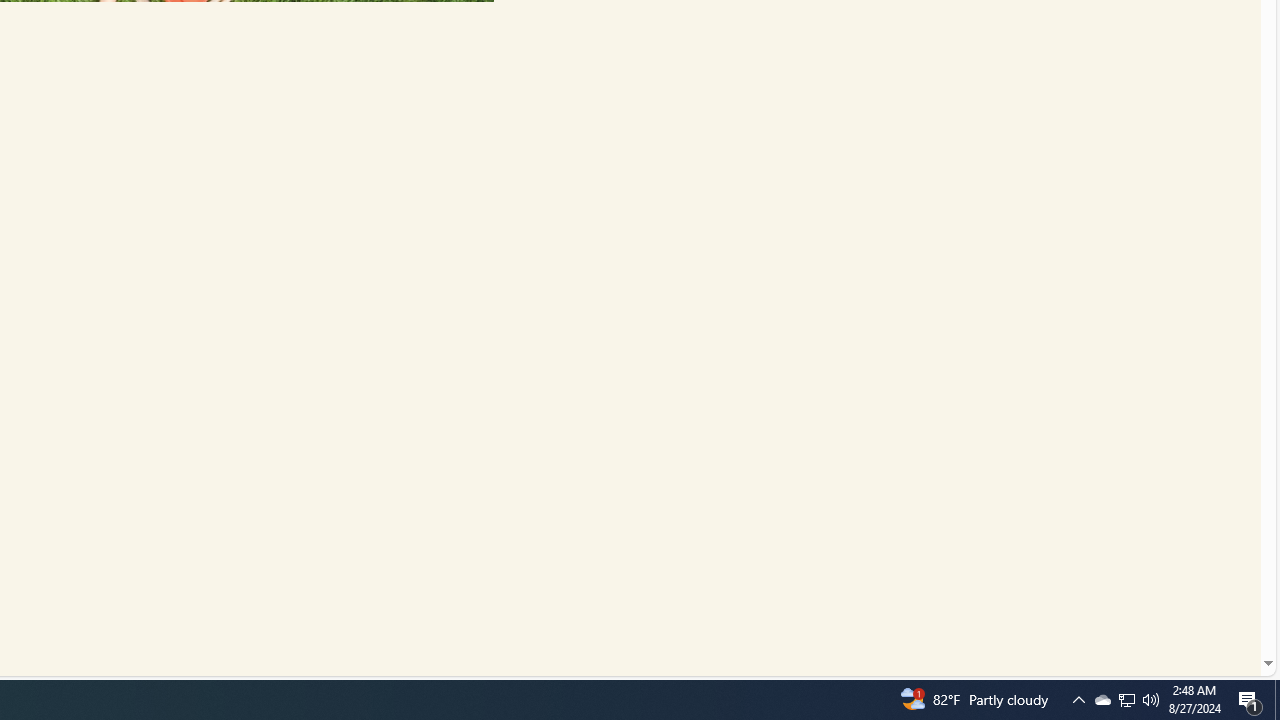 This screenshot has width=1280, height=720. What do you see at coordinates (1250, 698) in the screenshot?
I see `'Action Center, 1 new notification'` at bounding box center [1250, 698].